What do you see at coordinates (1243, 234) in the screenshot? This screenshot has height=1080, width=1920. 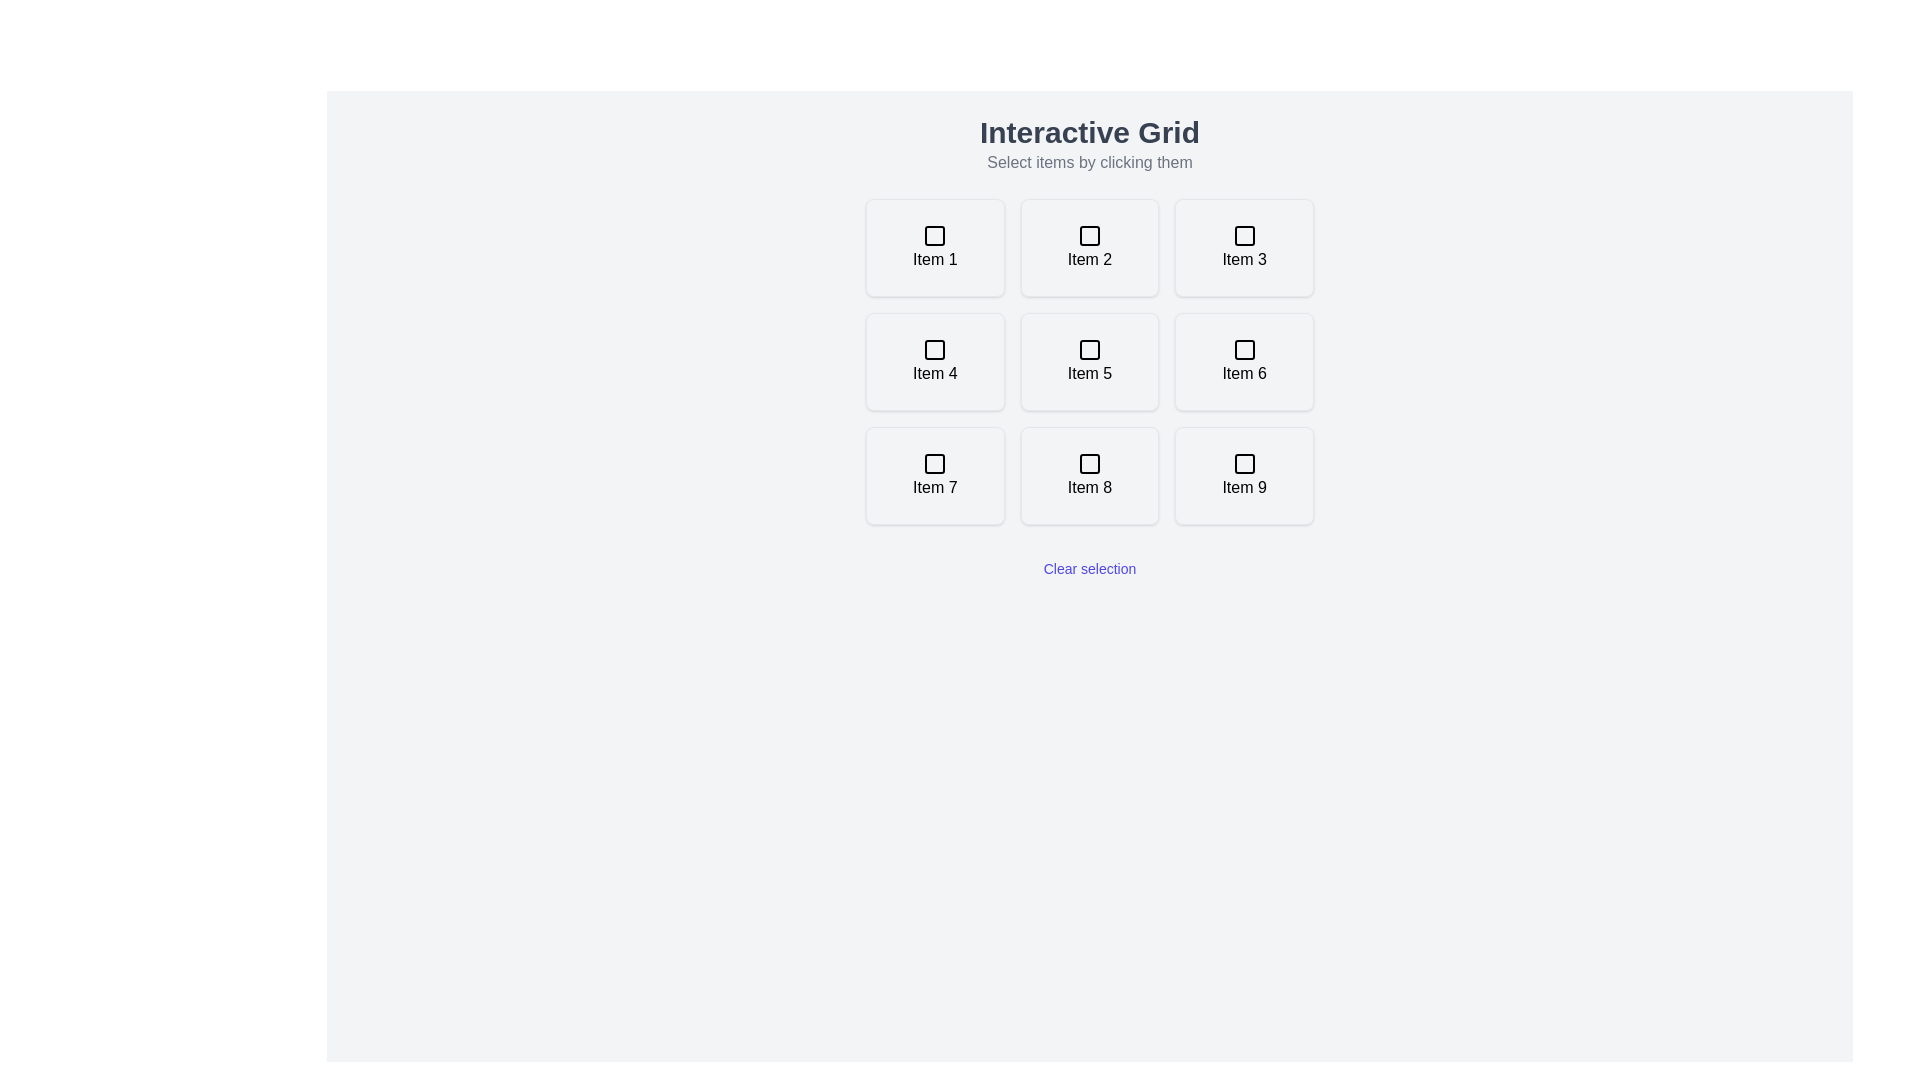 I see `the non-interactive SVG rectangle located in the top-right cell labeled 'Item 3' of the grid interface` at bounding box center [1243, 234].